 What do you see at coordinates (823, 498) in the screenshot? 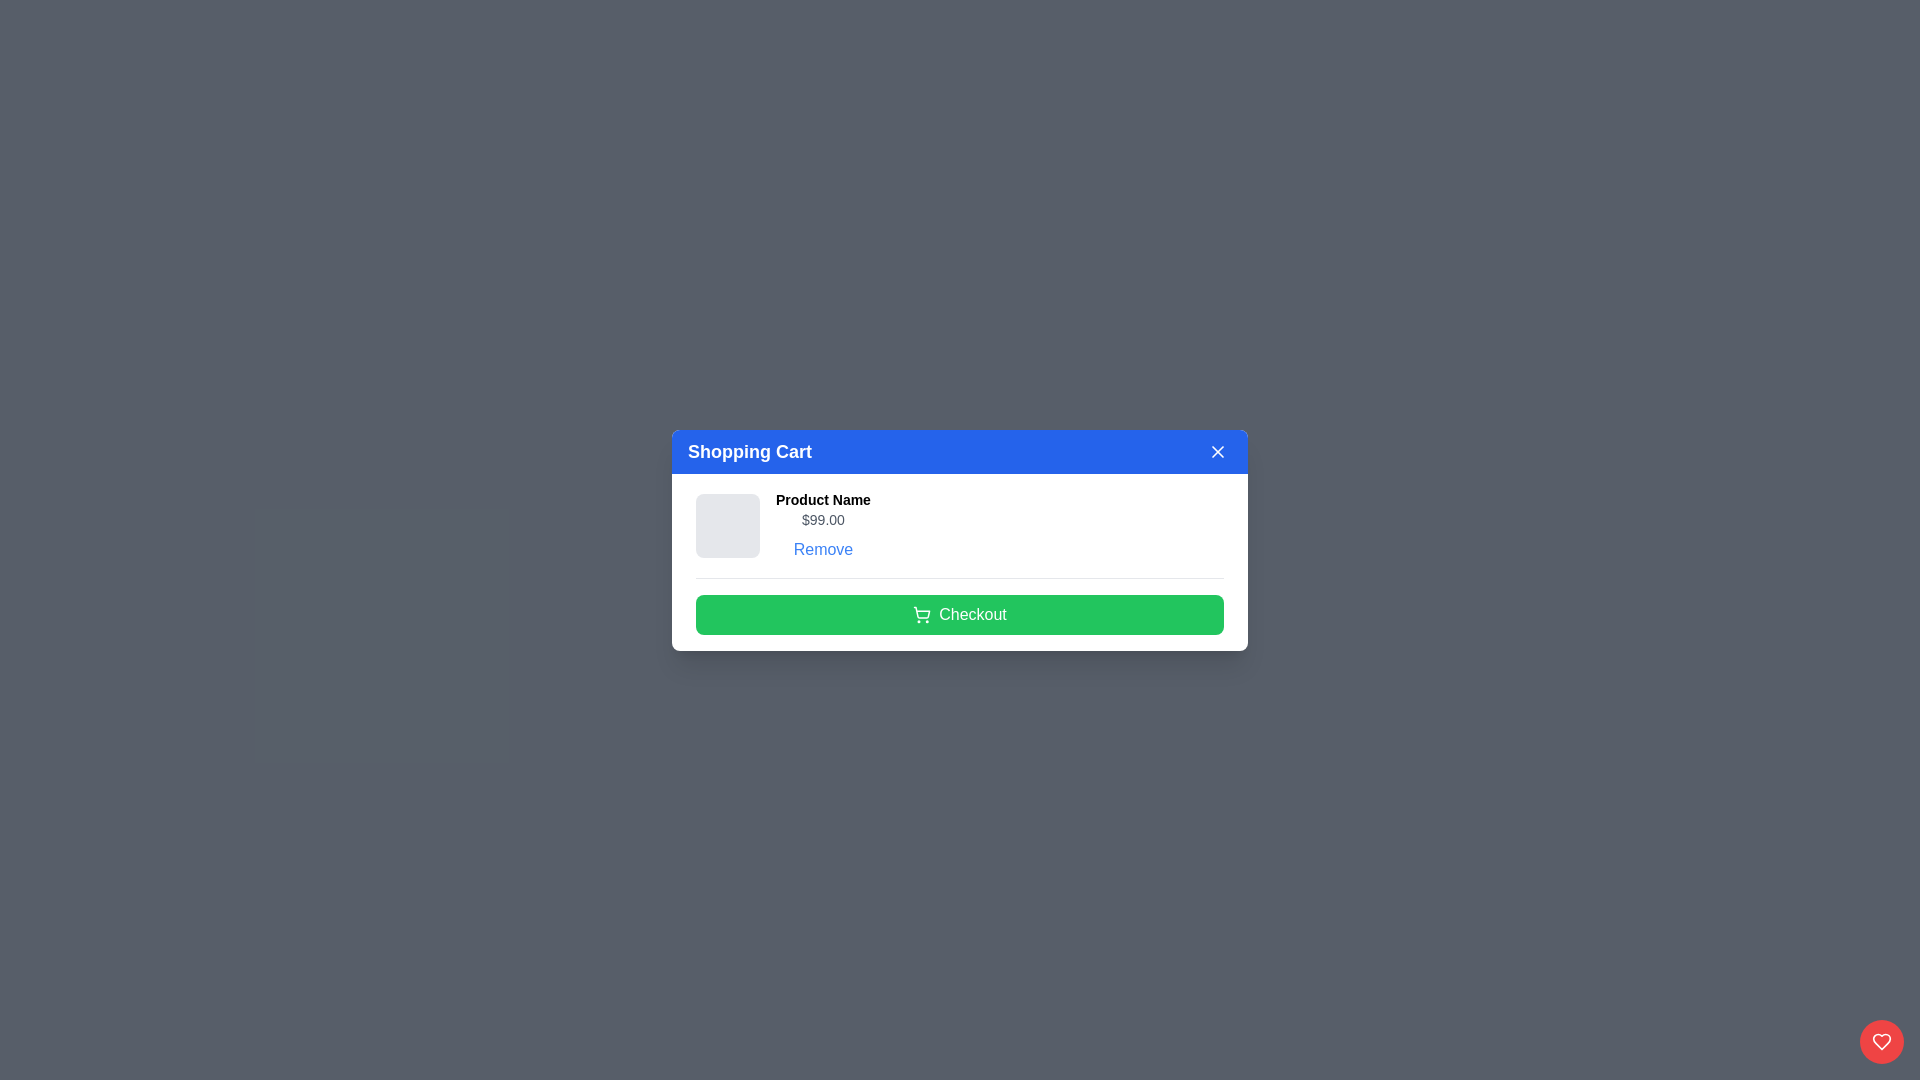
I see `the static text label displaying 'Product Name', which is prominently positioned above the price label in the shopping cart view` at bounding box center [823, 498].